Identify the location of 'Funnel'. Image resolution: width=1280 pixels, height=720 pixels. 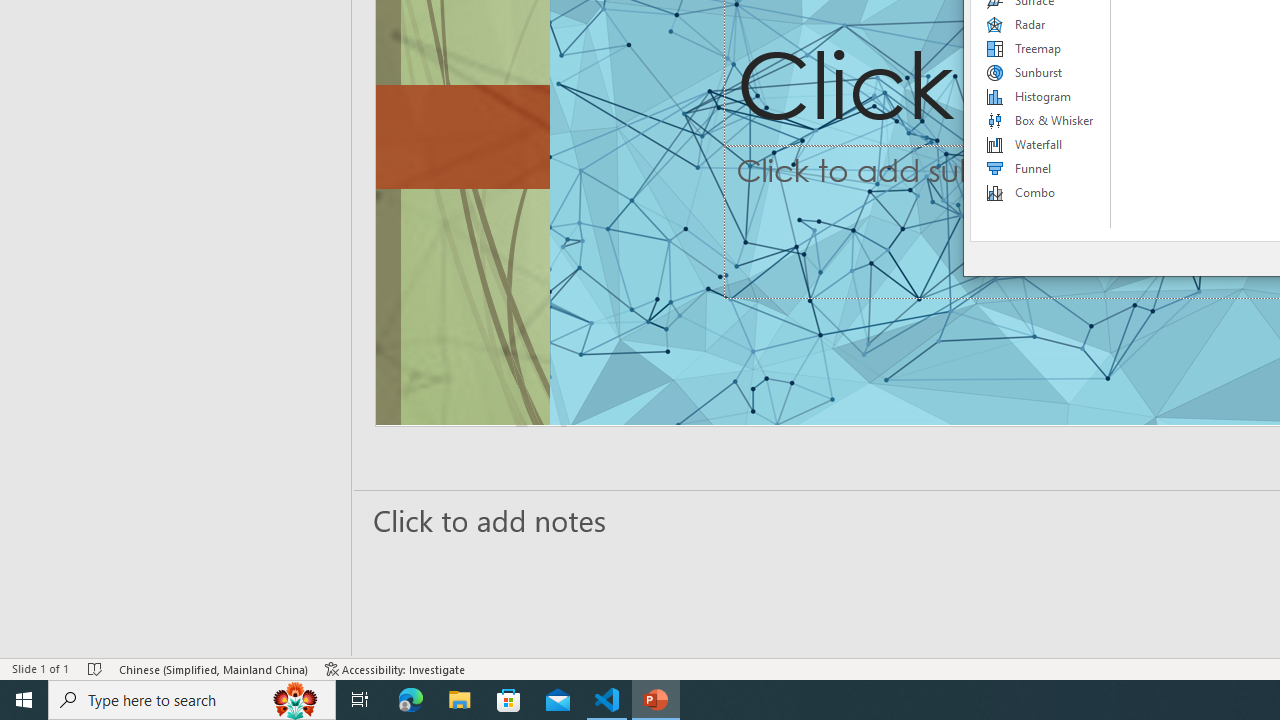
(1040, 167).